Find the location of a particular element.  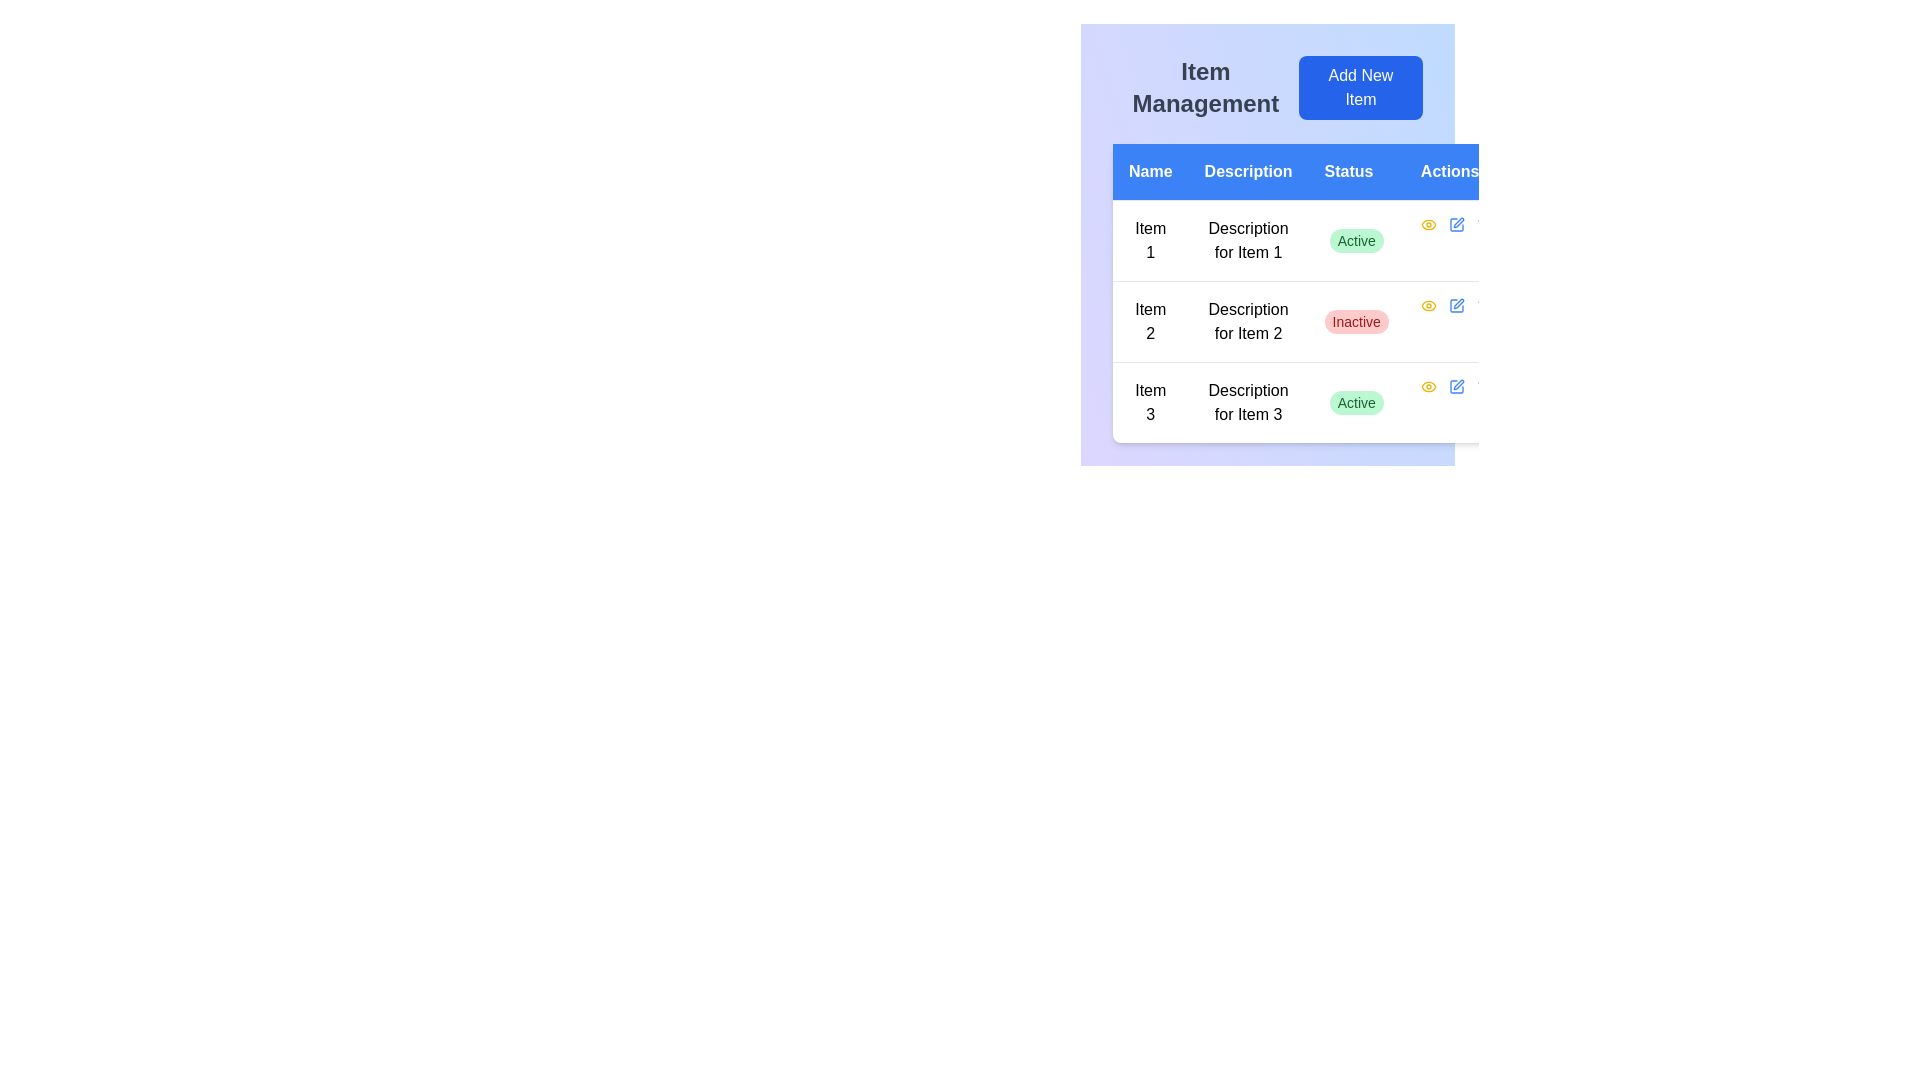

the 'Add New Item' button, a rectangular button with a blue background and white text, positioned to the right of the 'Item Management' heading, using keyboard navigation is located at coordinates (1360, 87).